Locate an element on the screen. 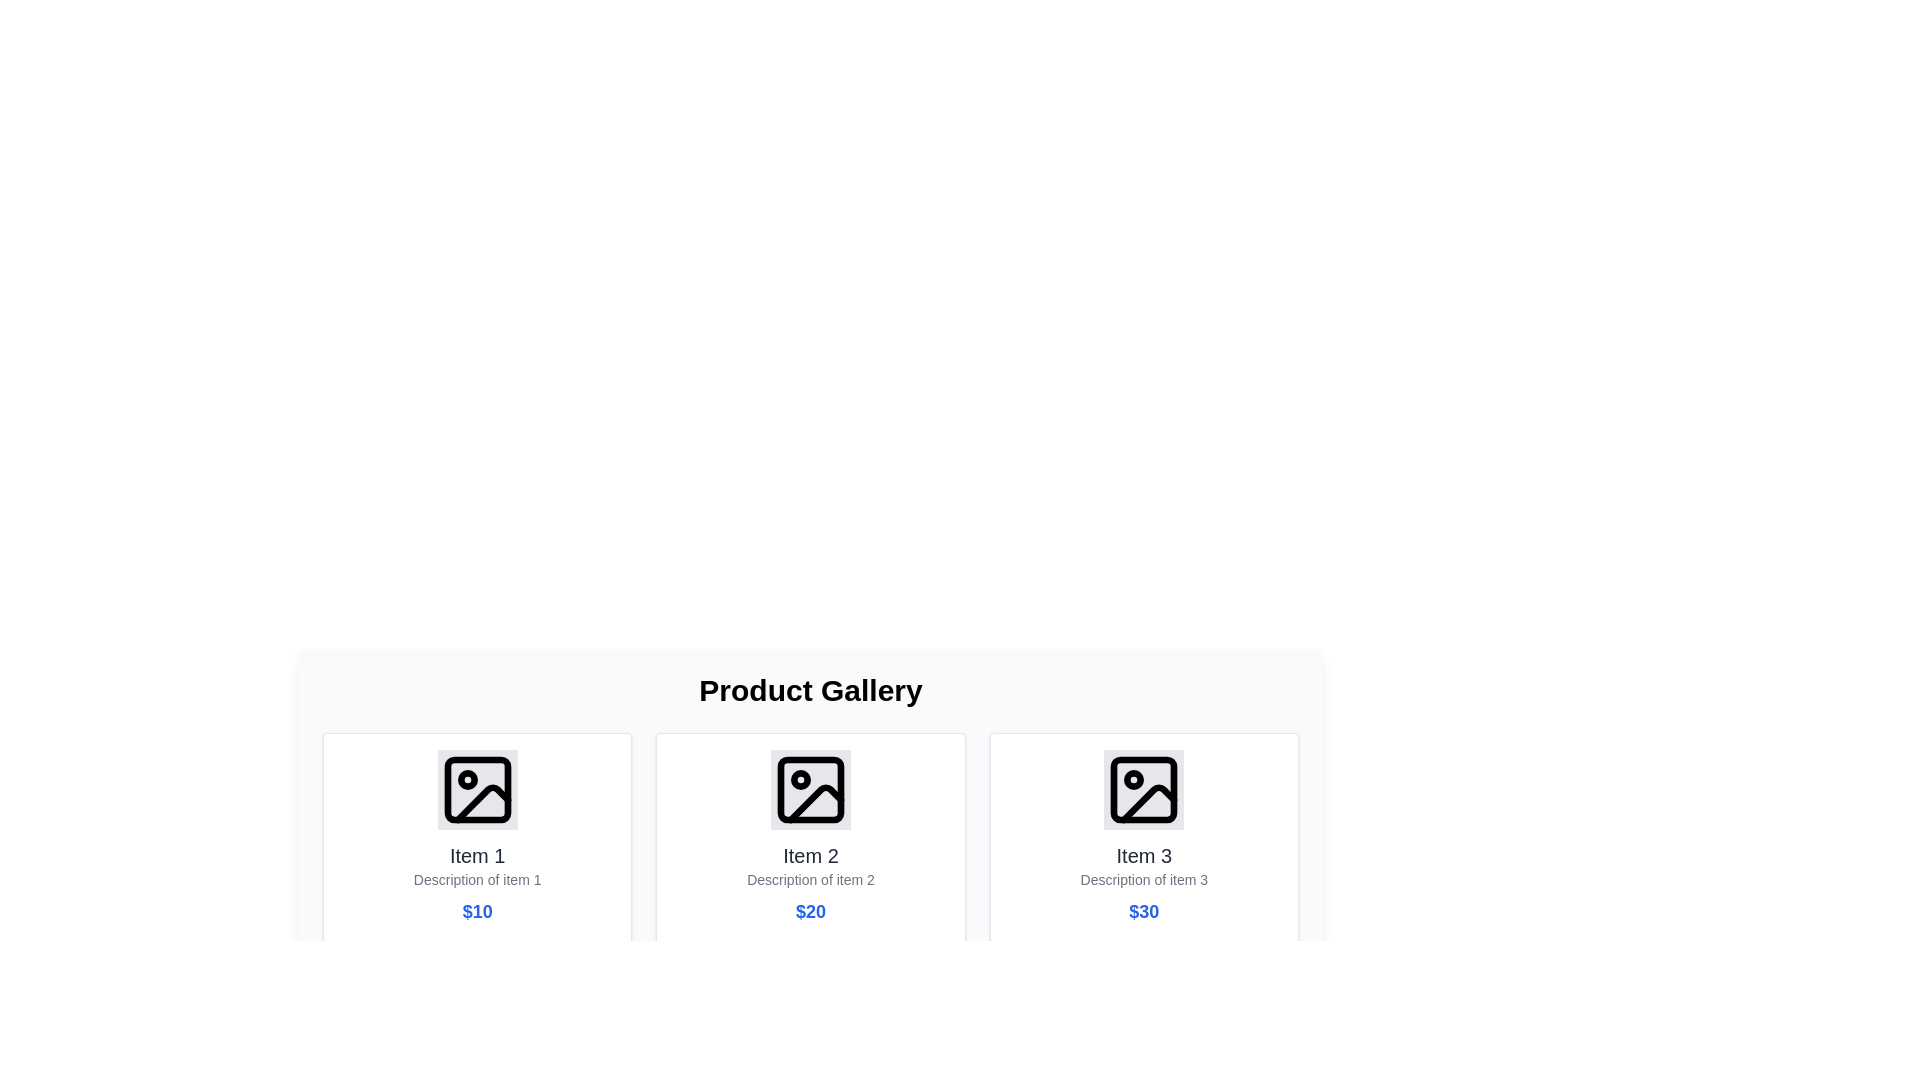 The image size is (1920, 1080). text label displaying 'Item 1', which is a medium-sized, dark gray font positioned below the image icon in the first product card is located at coordinates (476, 855).